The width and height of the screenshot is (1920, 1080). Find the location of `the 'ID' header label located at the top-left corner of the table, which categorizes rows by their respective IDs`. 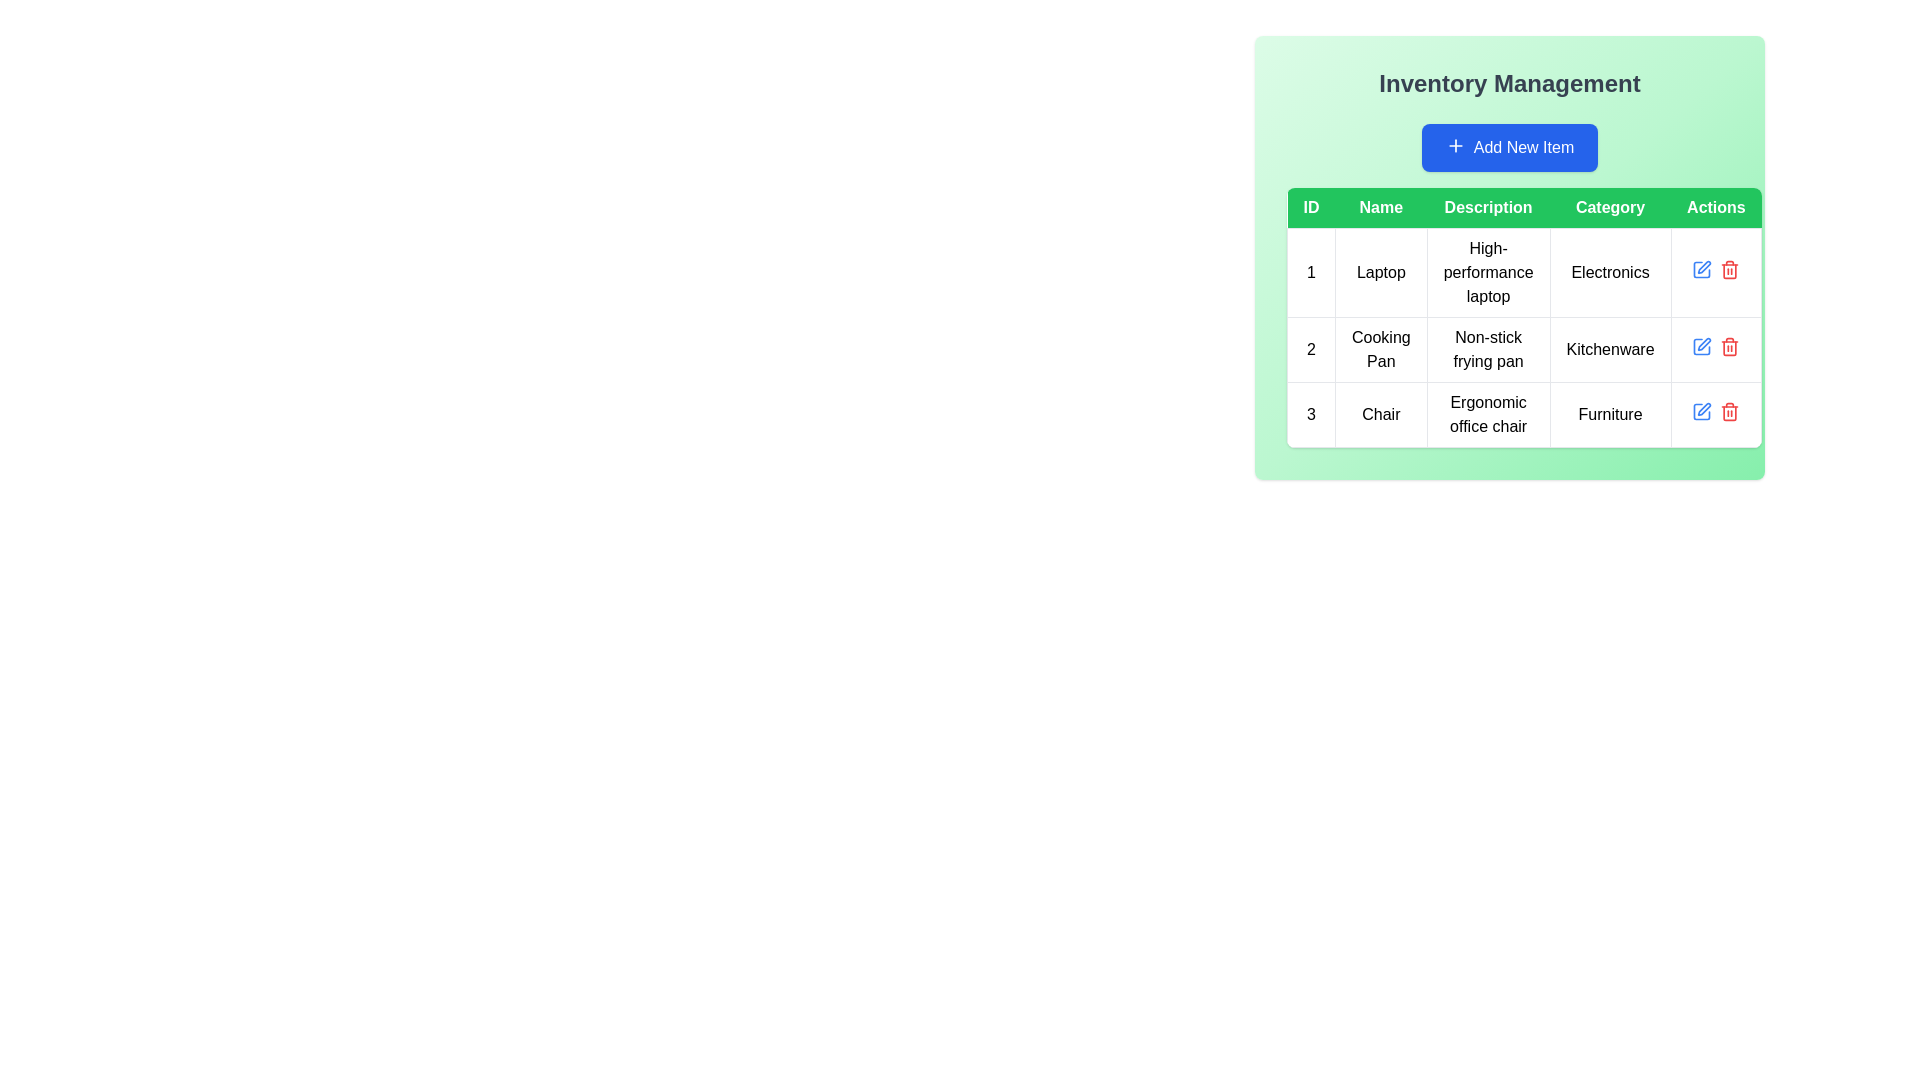

the 'ID' header label located at the top-left corner of the table, which categorizes rows by their respective IDs is located at coordinates (1311, 208).